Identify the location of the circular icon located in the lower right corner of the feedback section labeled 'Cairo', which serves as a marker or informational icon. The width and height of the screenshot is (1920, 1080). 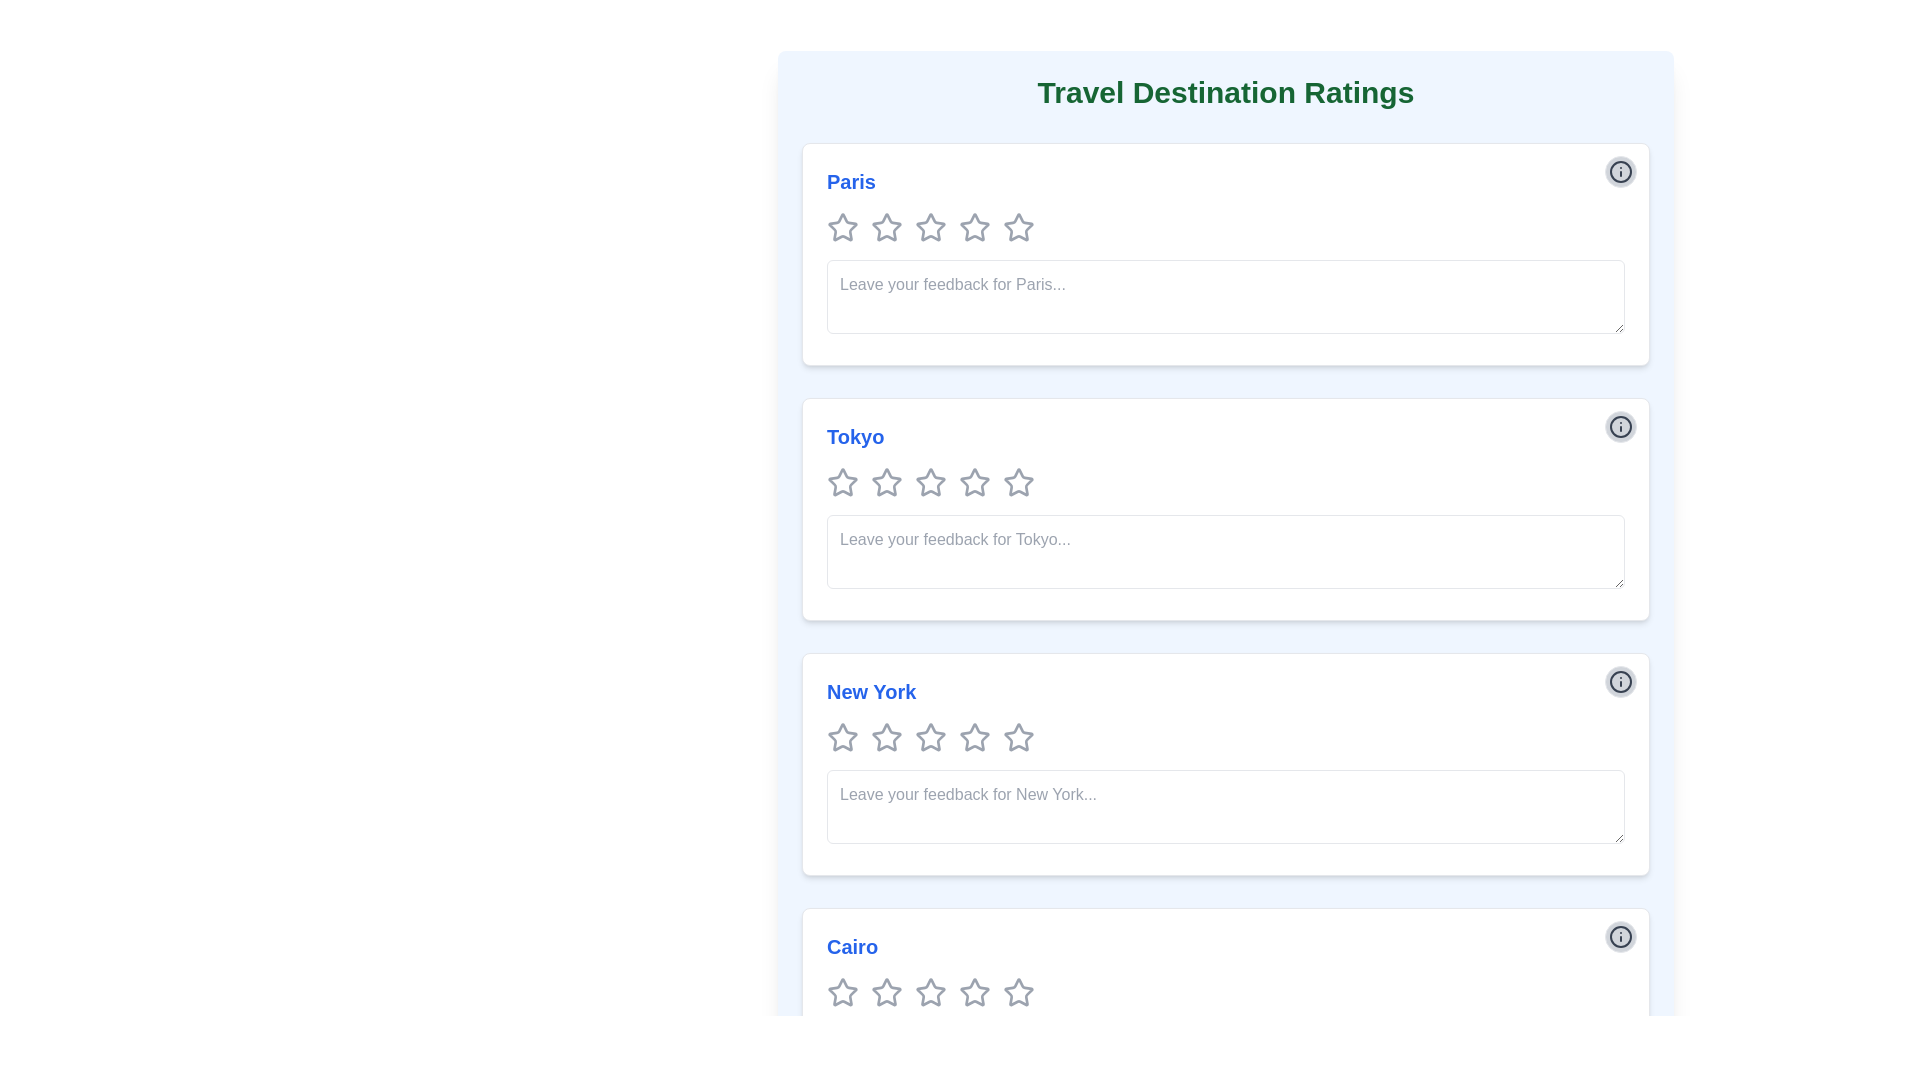
(1621, 937).